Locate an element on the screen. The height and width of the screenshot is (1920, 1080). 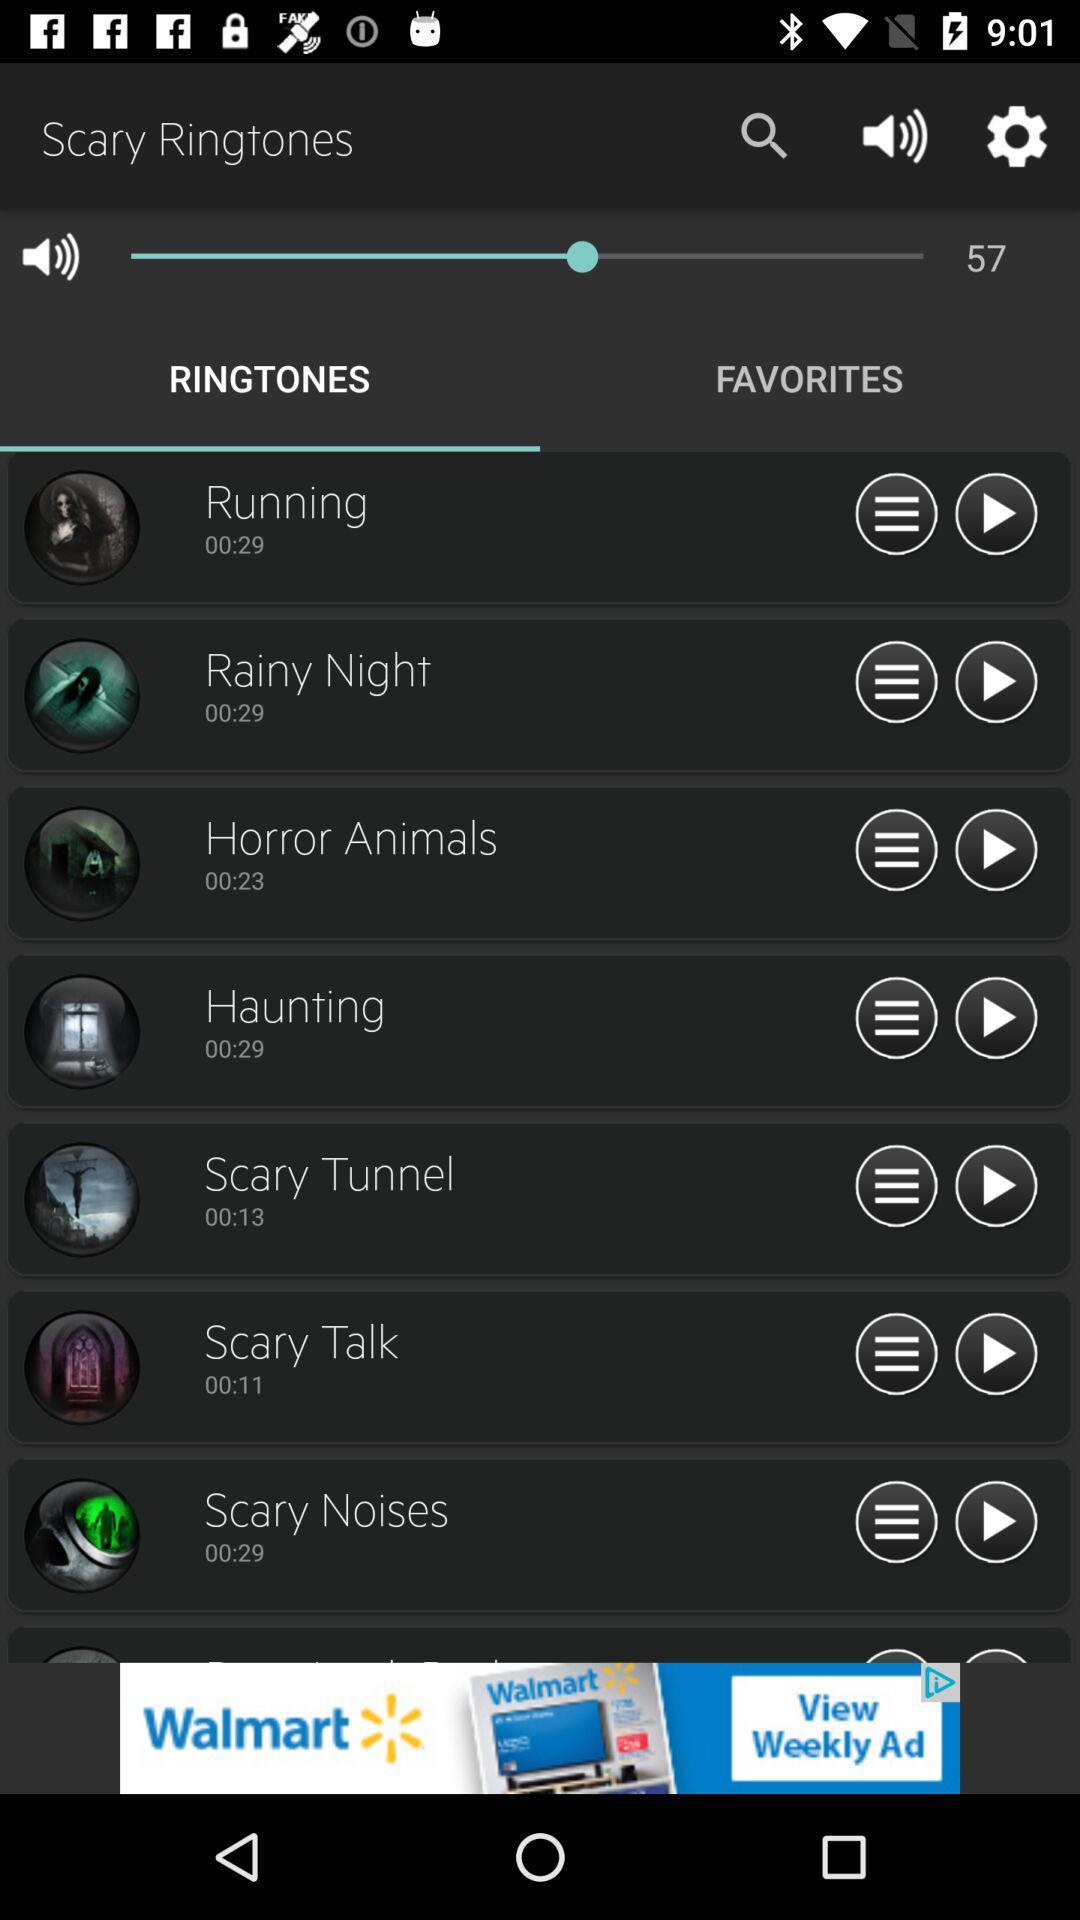
open picture is located at coordinates (80, 1032).